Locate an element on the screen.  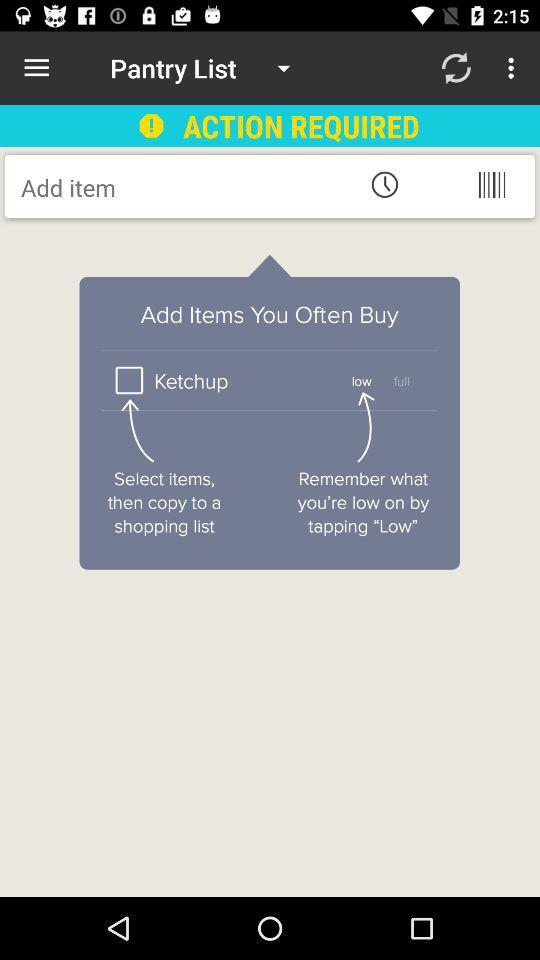
time is located at coordinates (384, 184).